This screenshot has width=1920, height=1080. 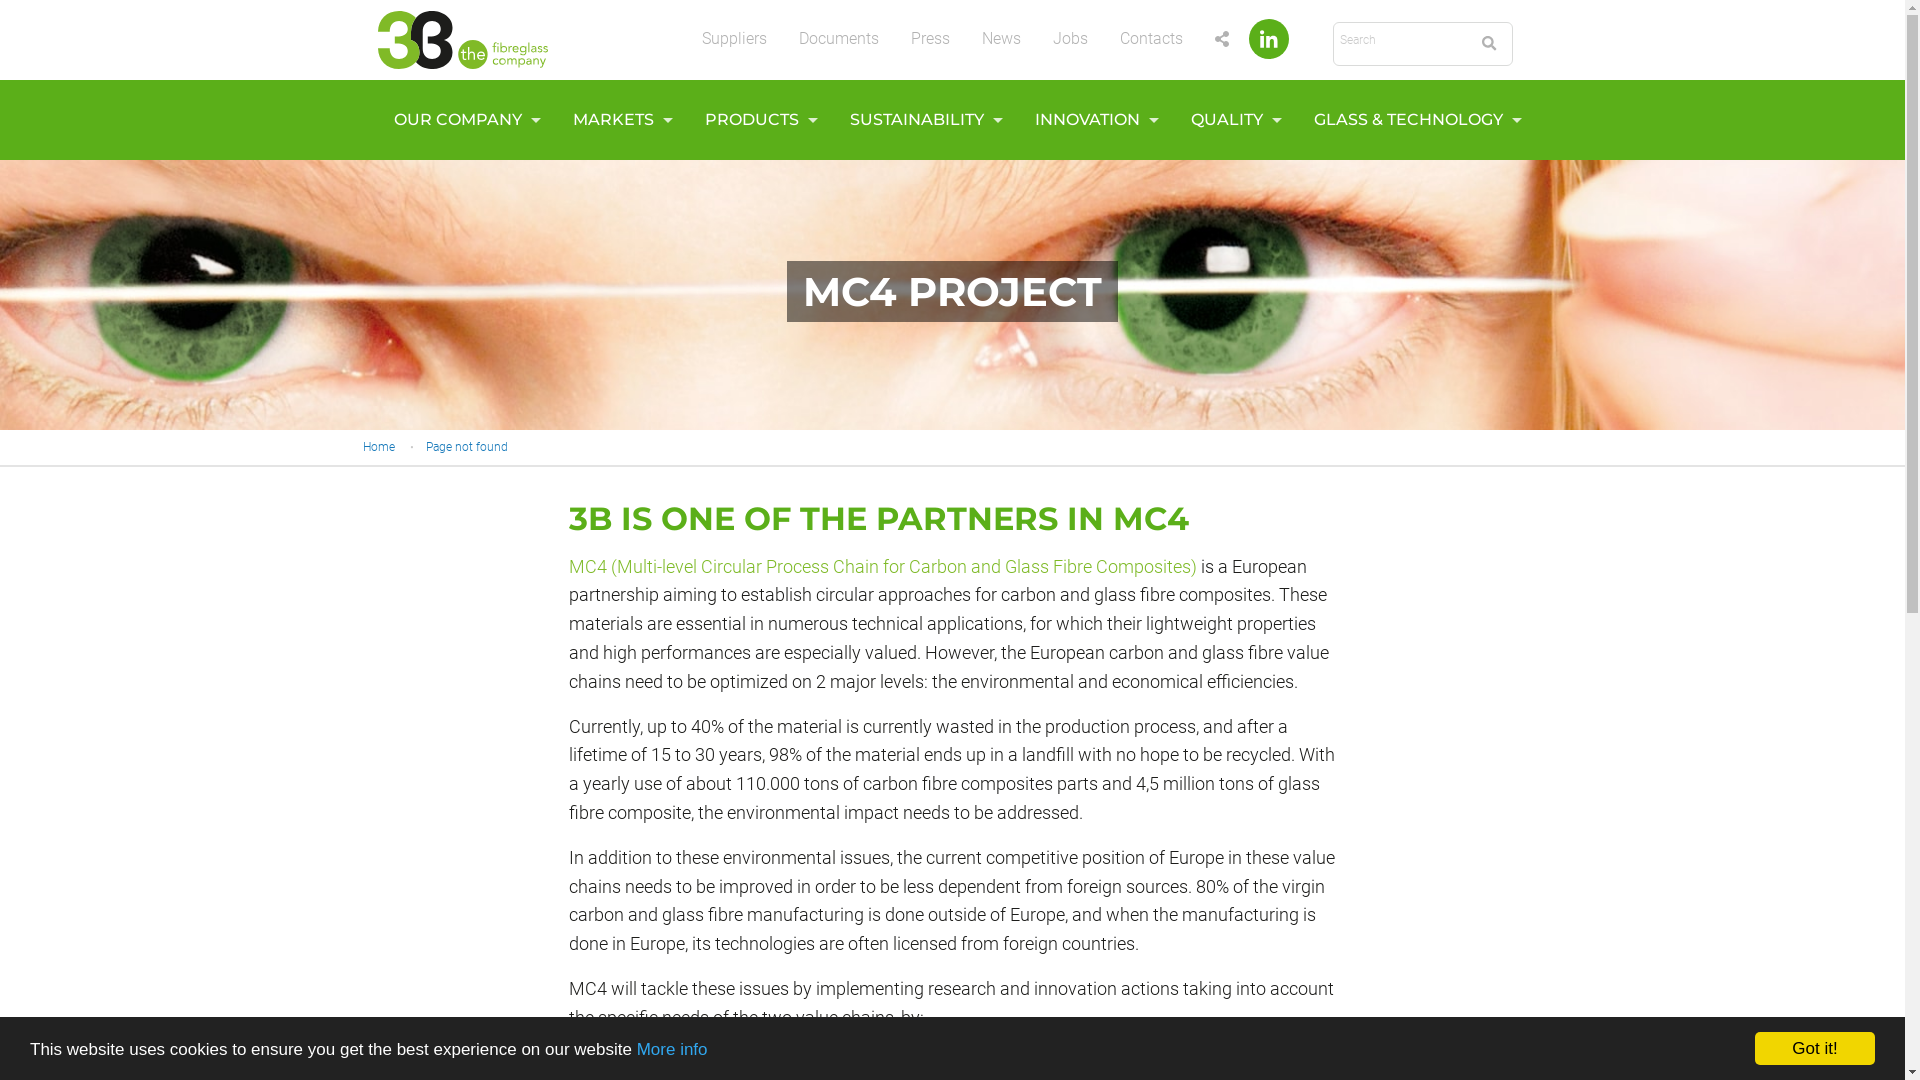 What do you see at coordinates (928, 38) in the screenshot?
I see `'Press'` at bounding box center [928, 38].